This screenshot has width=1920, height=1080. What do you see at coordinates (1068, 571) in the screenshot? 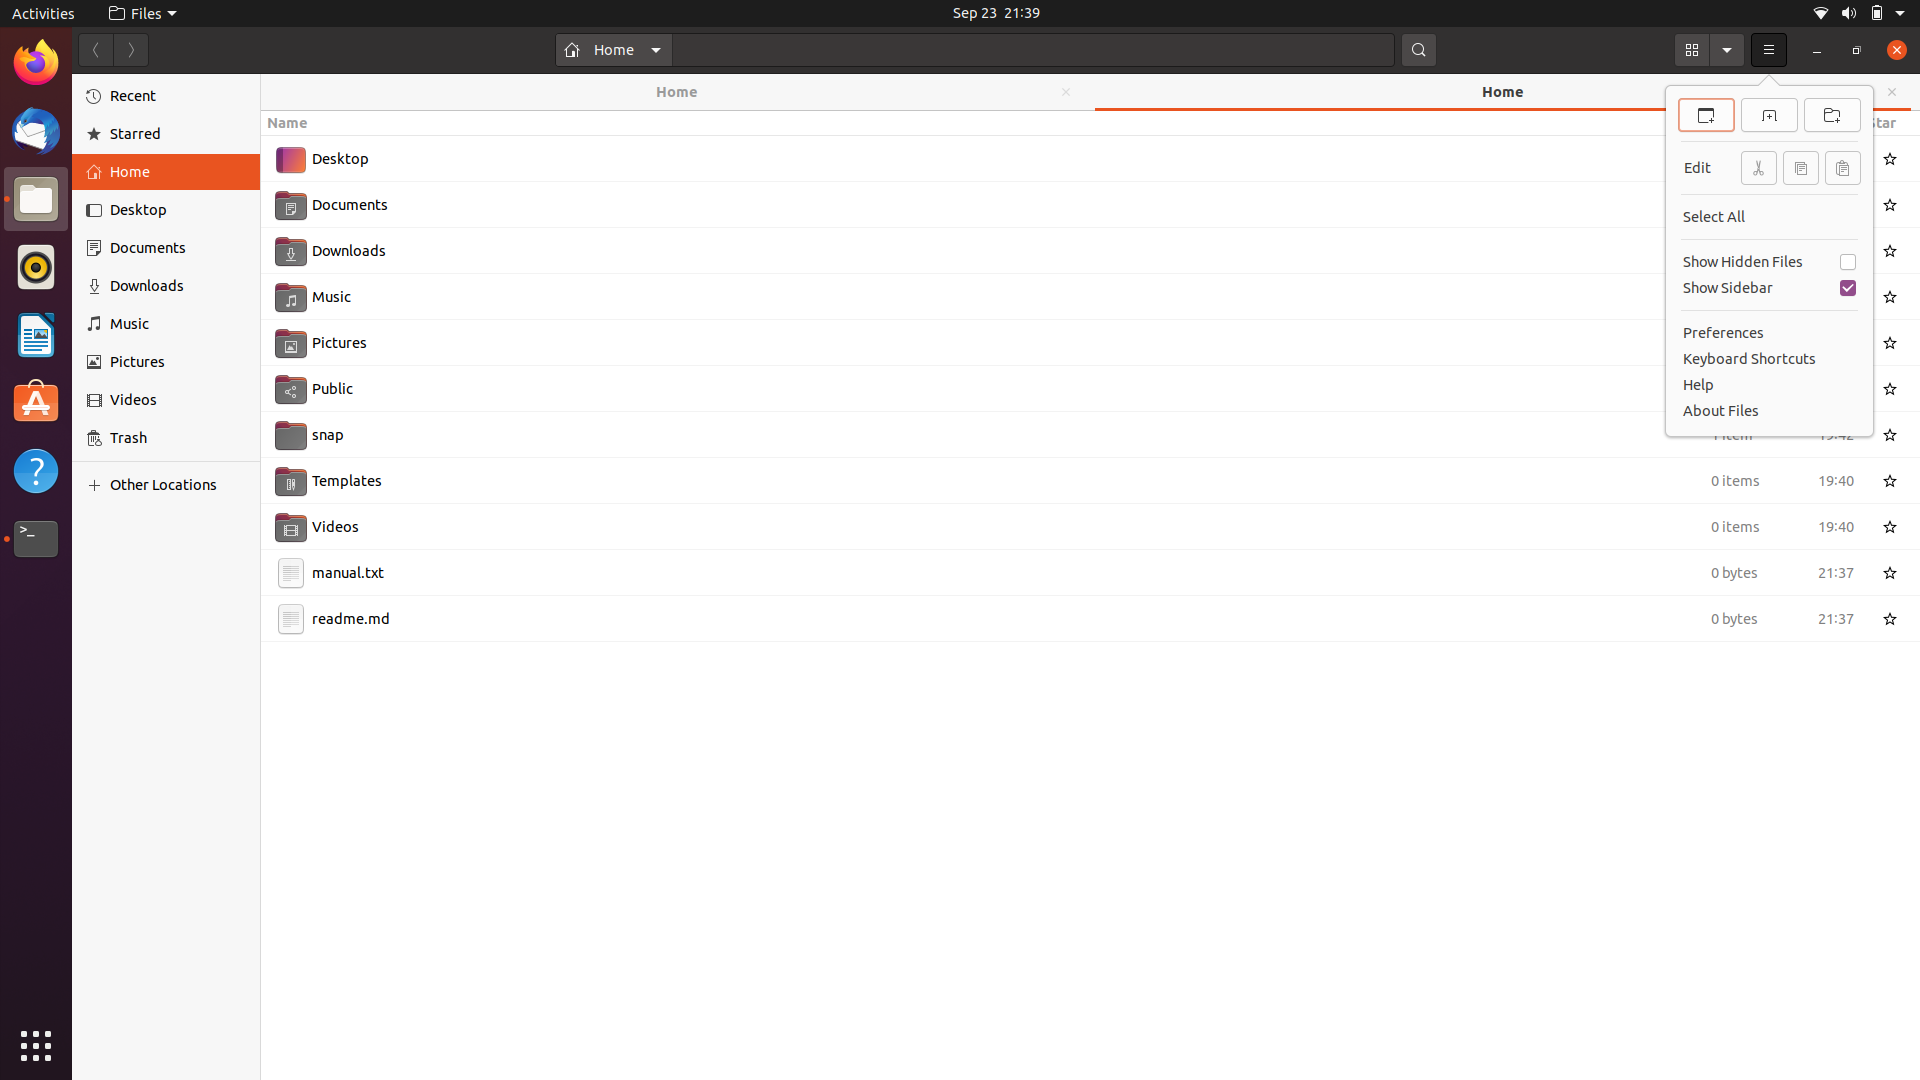
I see `Cut the file manual.txt using mouse and keyboard` at bounding box center [1068, 571].